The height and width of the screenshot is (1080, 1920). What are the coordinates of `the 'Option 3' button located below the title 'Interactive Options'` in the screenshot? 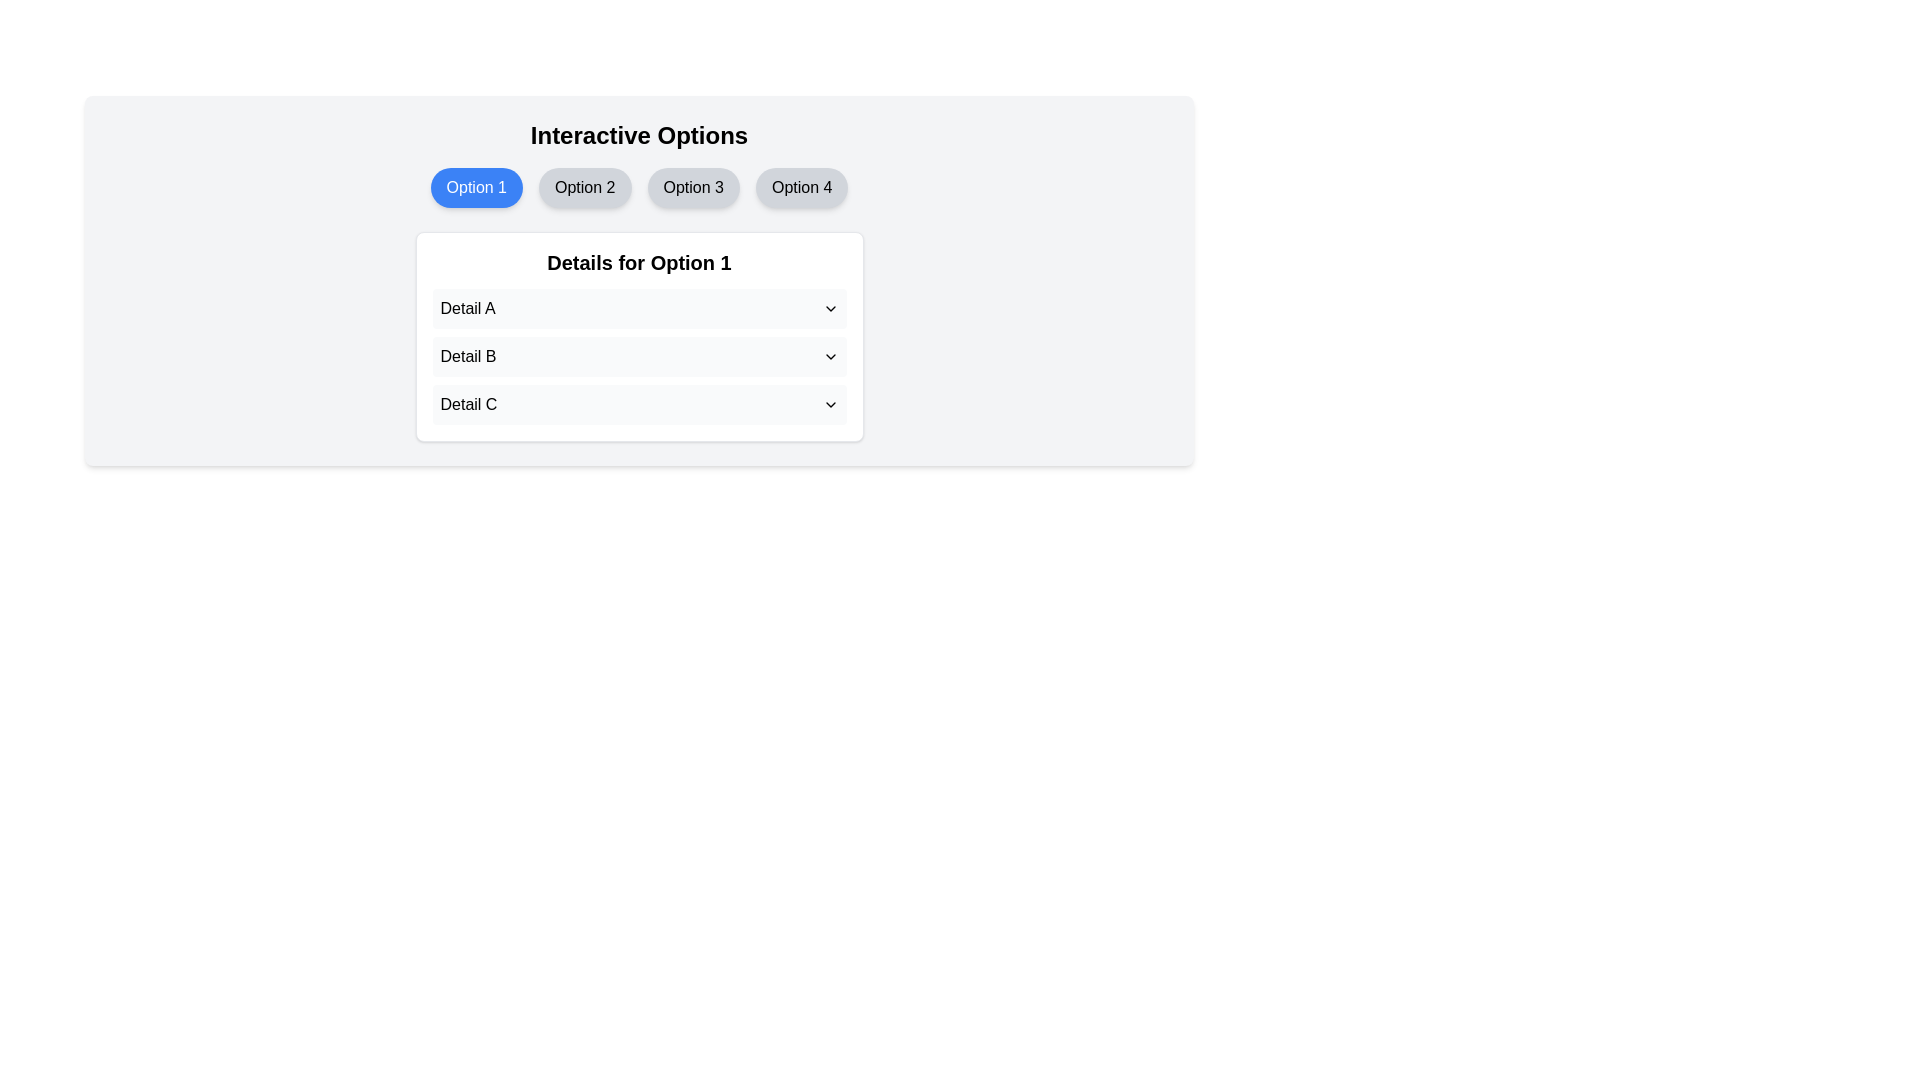 It's located at (693, 188).